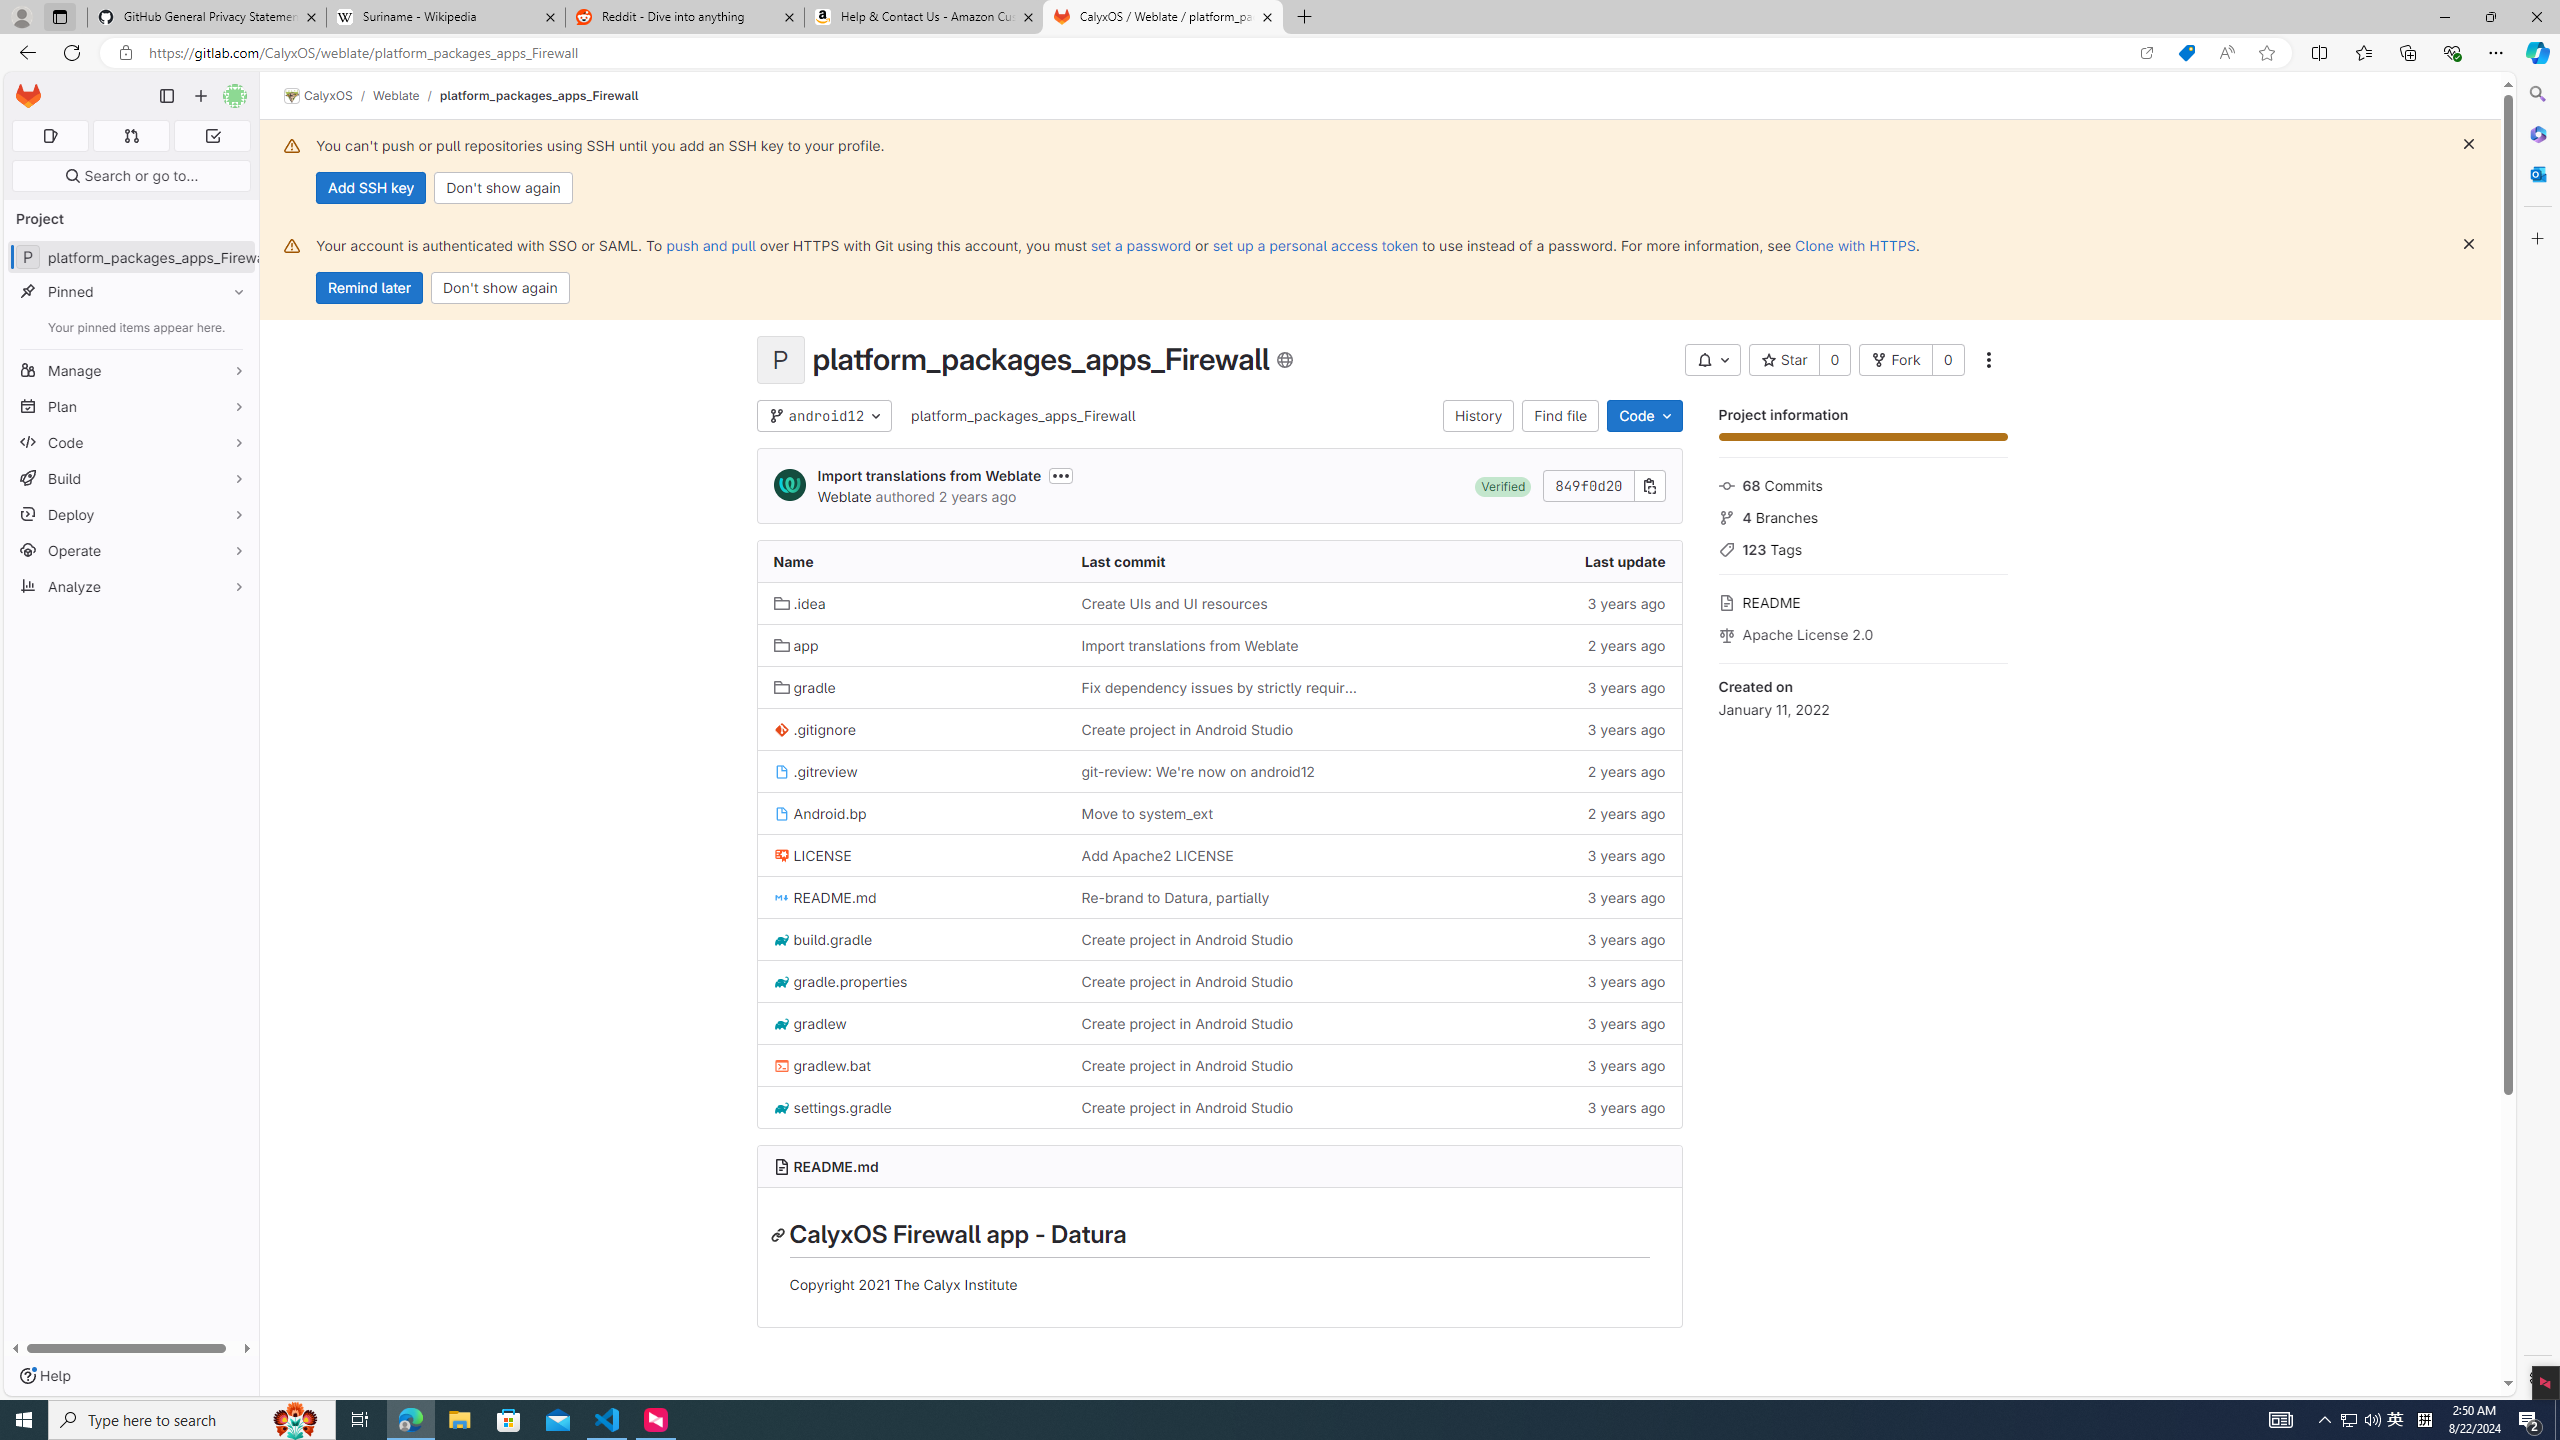 The height and width of the screenshot is (1440, 2560). Describe the element at coordinates (1862, 547) in the screenshot. I see `'123 Tags'` at that location.